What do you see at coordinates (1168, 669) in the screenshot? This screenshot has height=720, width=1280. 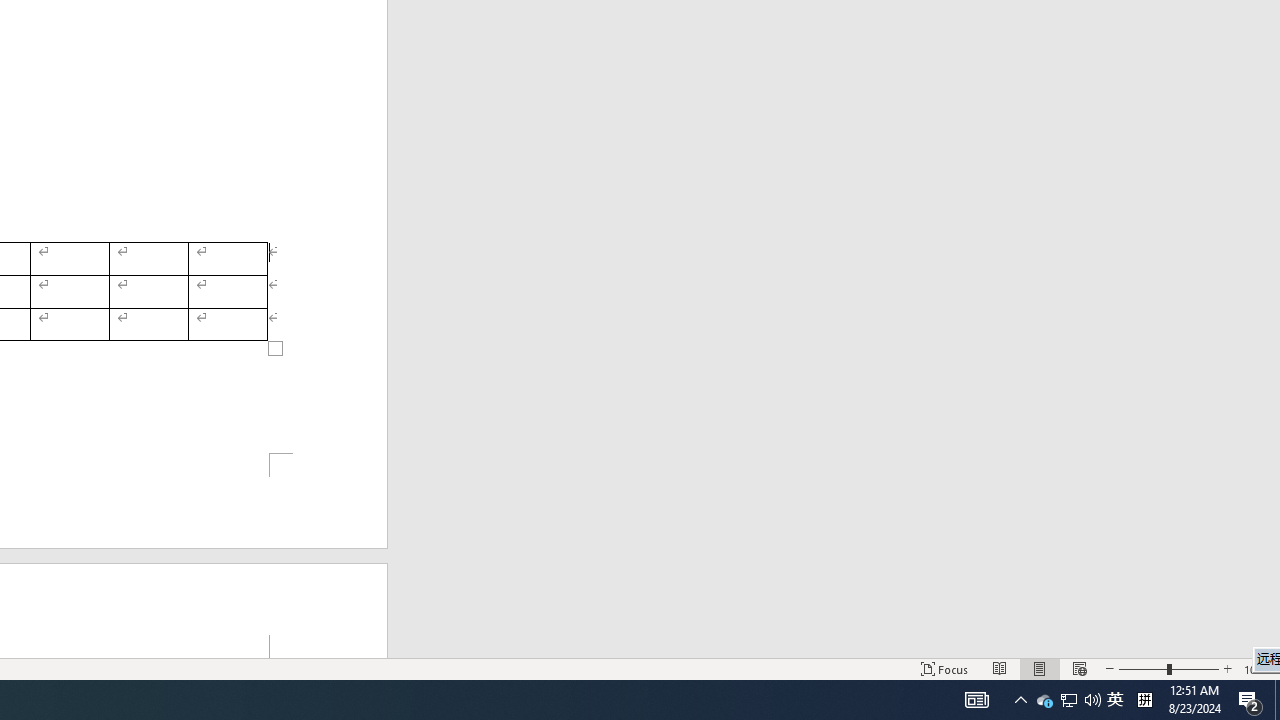 I see `'Zoom'` at bounding box center [1168, 669].